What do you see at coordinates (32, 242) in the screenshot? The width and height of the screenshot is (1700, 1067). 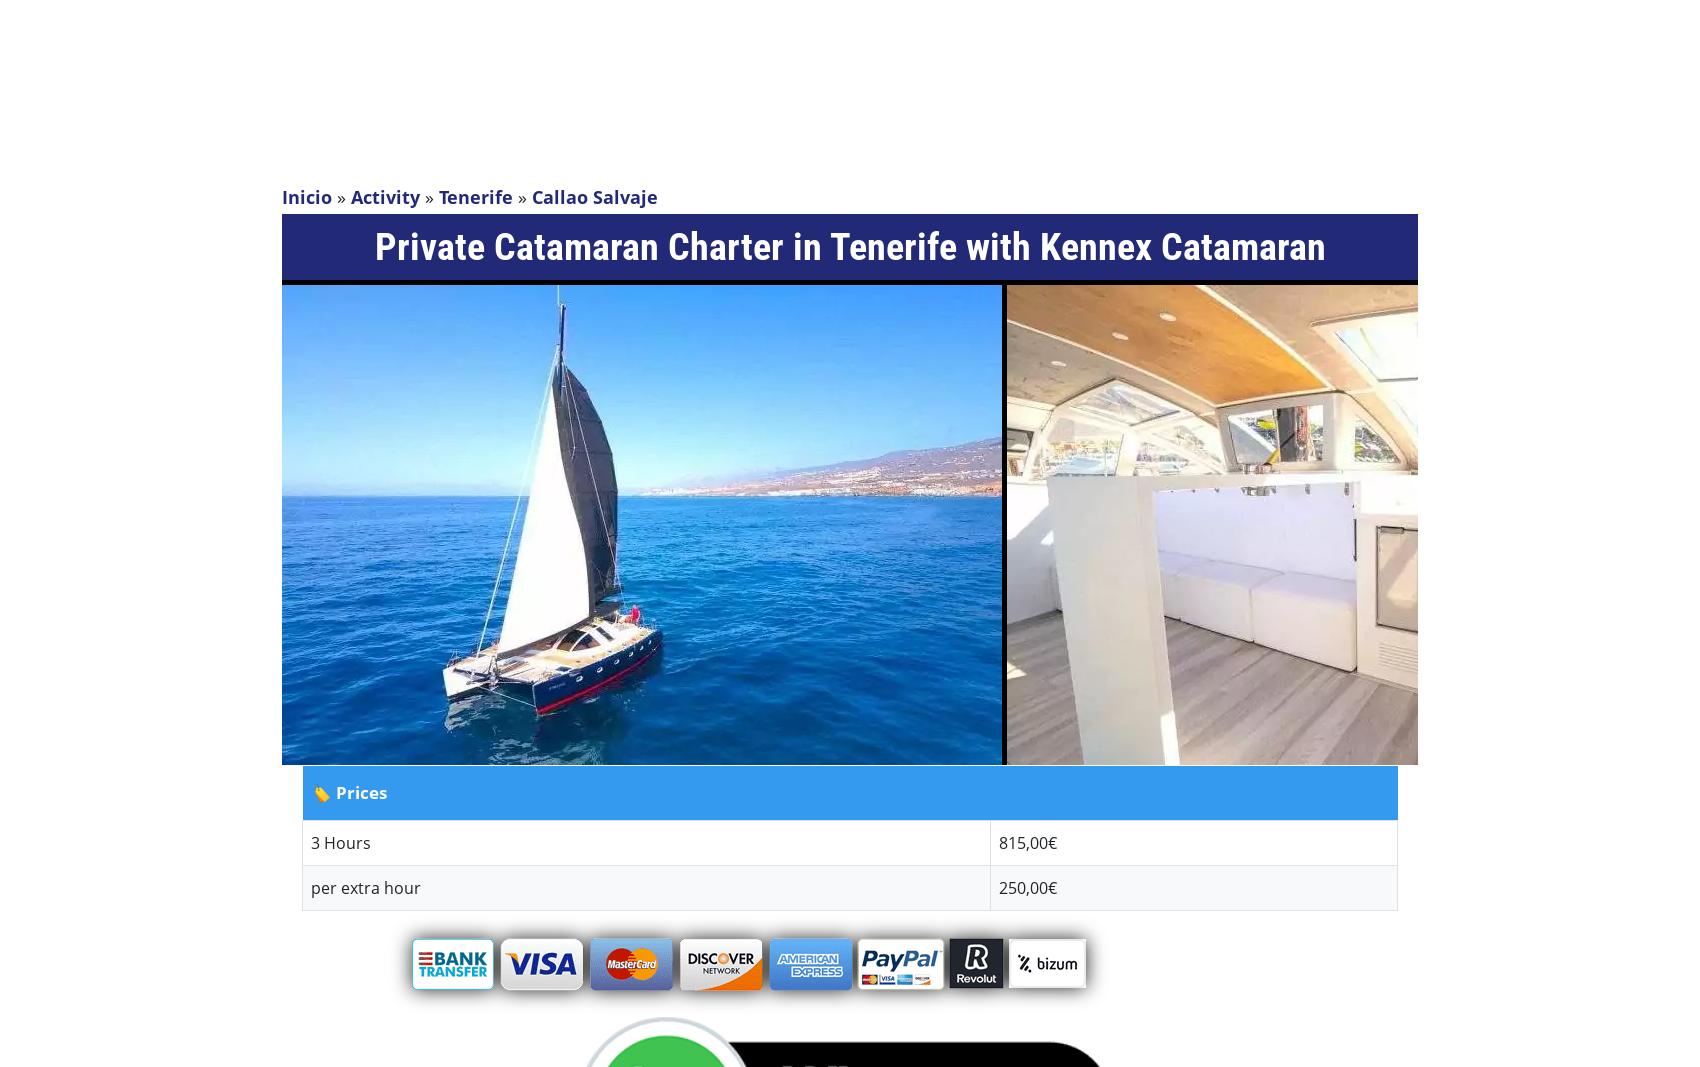 I see `'with children'` at bounding box center [32, 242].